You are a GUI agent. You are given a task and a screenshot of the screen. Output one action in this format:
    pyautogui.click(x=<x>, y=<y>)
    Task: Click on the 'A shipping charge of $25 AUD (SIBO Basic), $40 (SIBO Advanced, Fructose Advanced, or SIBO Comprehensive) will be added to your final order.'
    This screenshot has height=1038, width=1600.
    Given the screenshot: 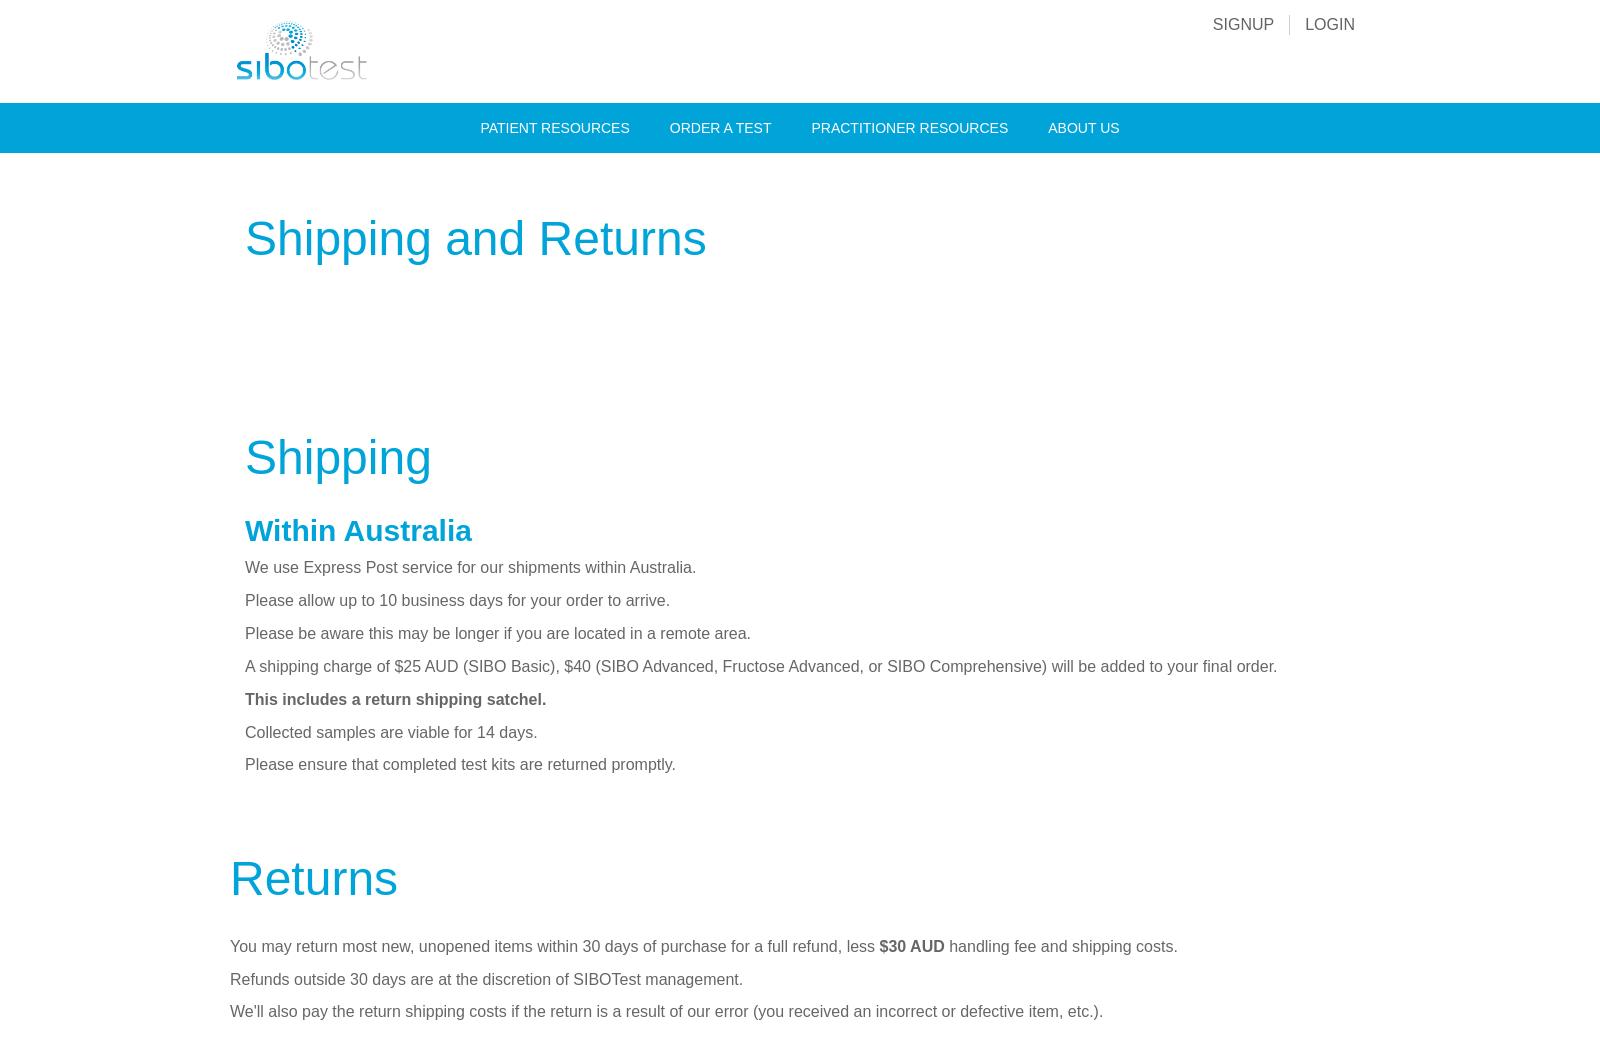 What is the action you would take?
    pyautogui.click(x=760, y=664)
    